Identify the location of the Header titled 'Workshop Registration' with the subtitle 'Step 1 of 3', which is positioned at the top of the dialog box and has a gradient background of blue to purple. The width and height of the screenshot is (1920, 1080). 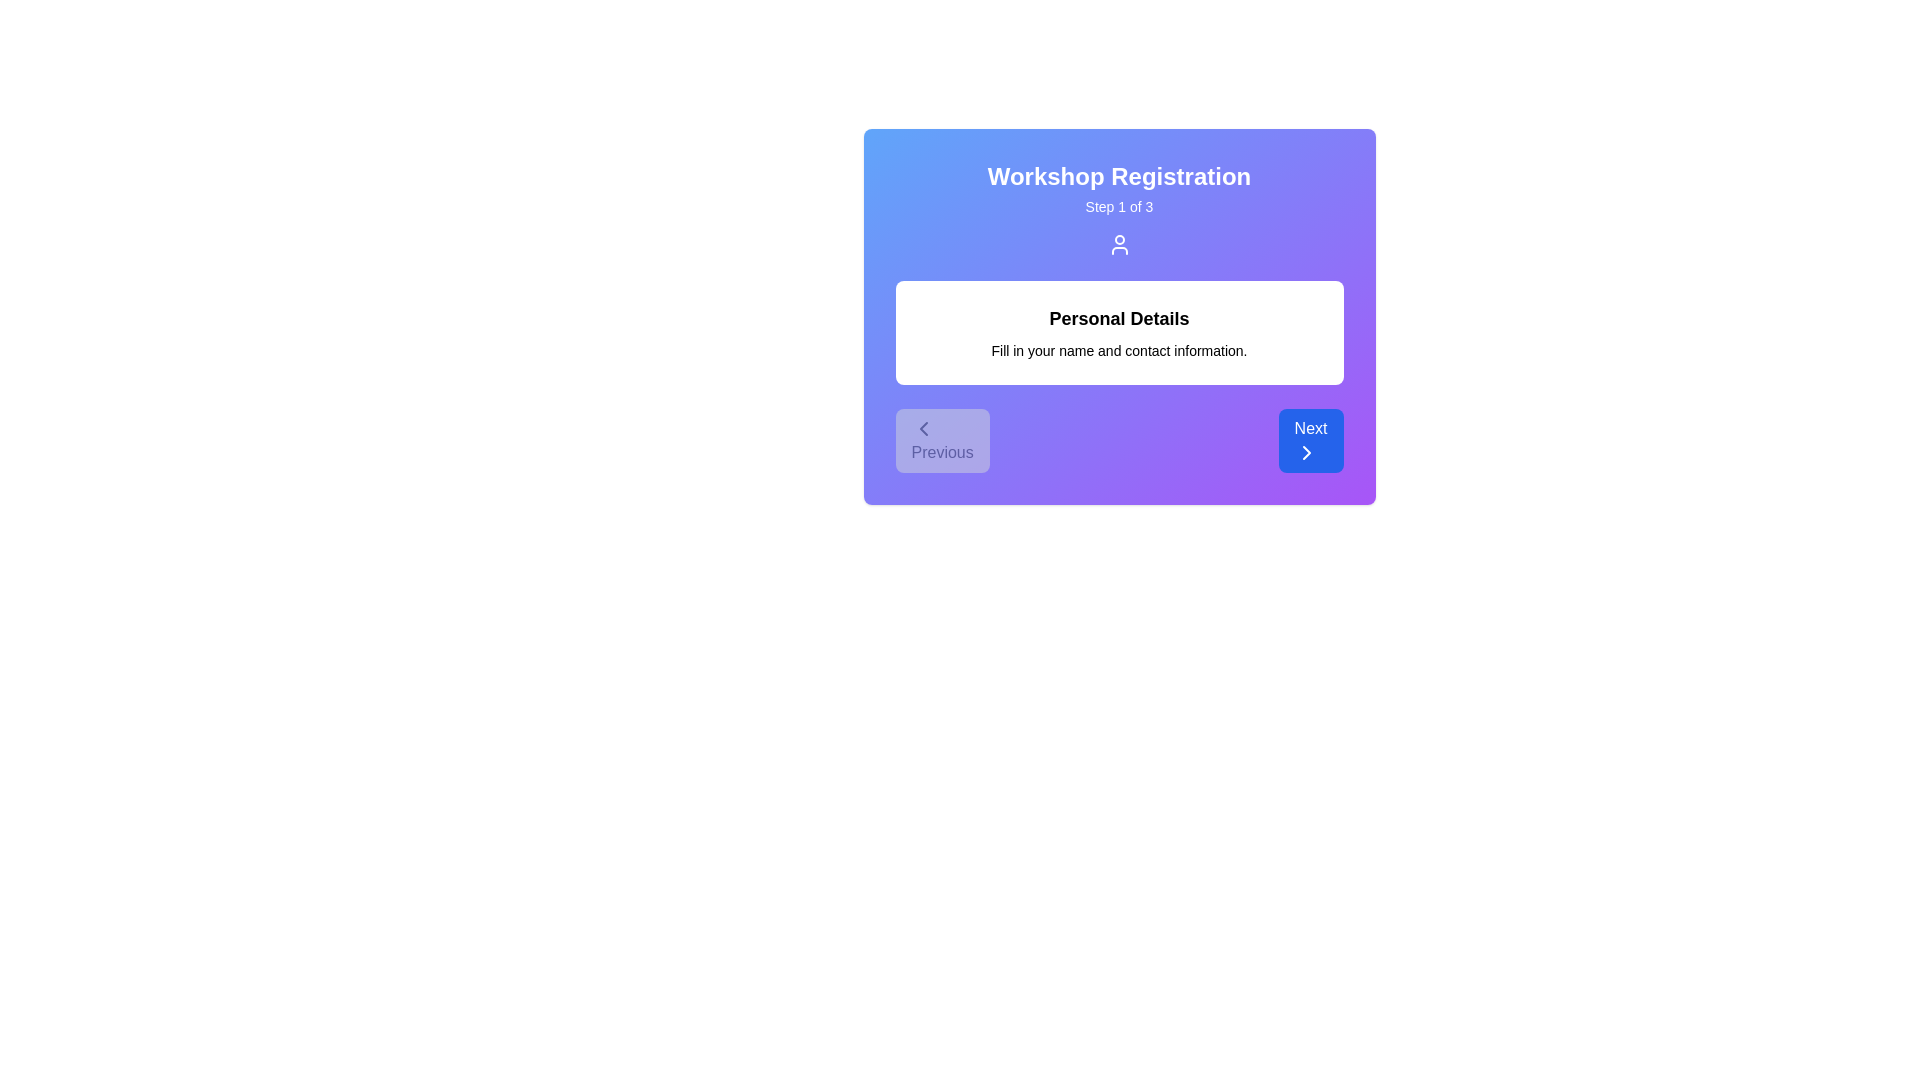
(1118, 208).